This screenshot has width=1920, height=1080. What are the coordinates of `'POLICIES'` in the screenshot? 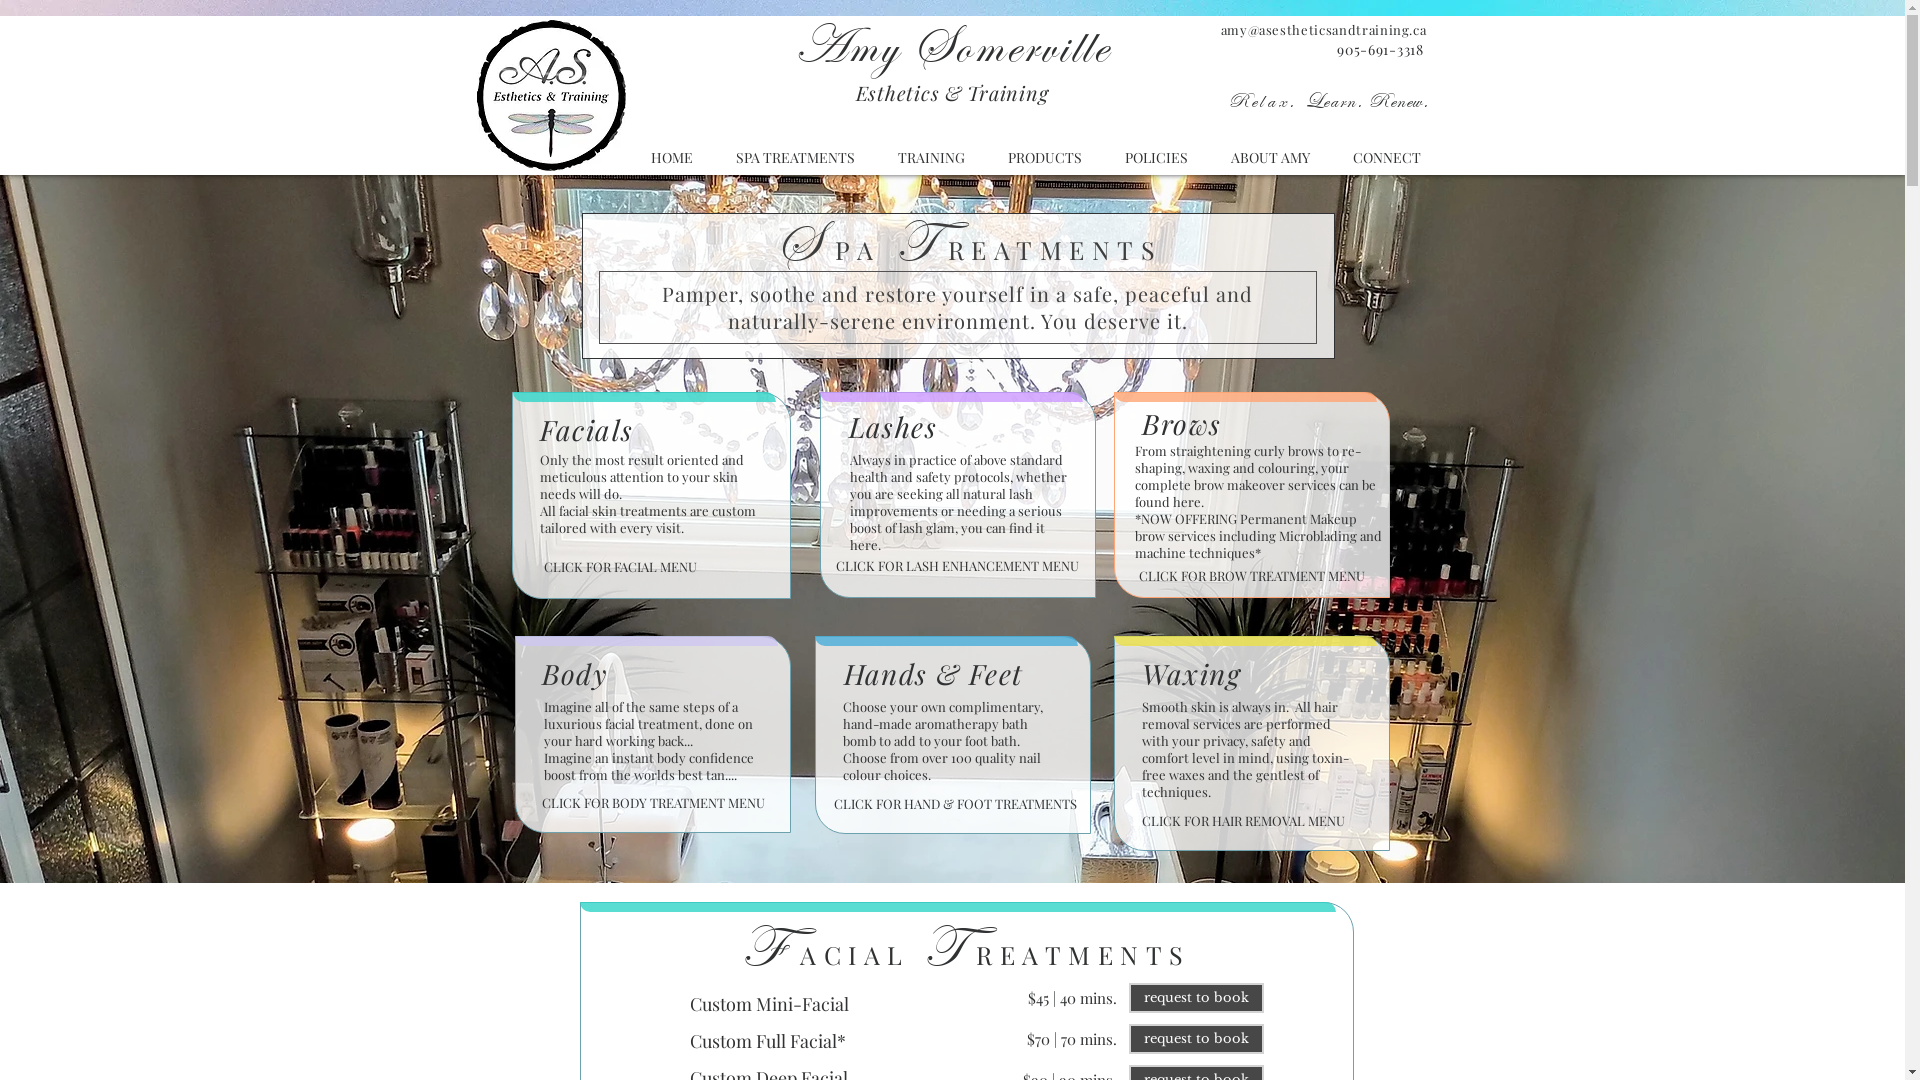 It's located at (1156, 156).